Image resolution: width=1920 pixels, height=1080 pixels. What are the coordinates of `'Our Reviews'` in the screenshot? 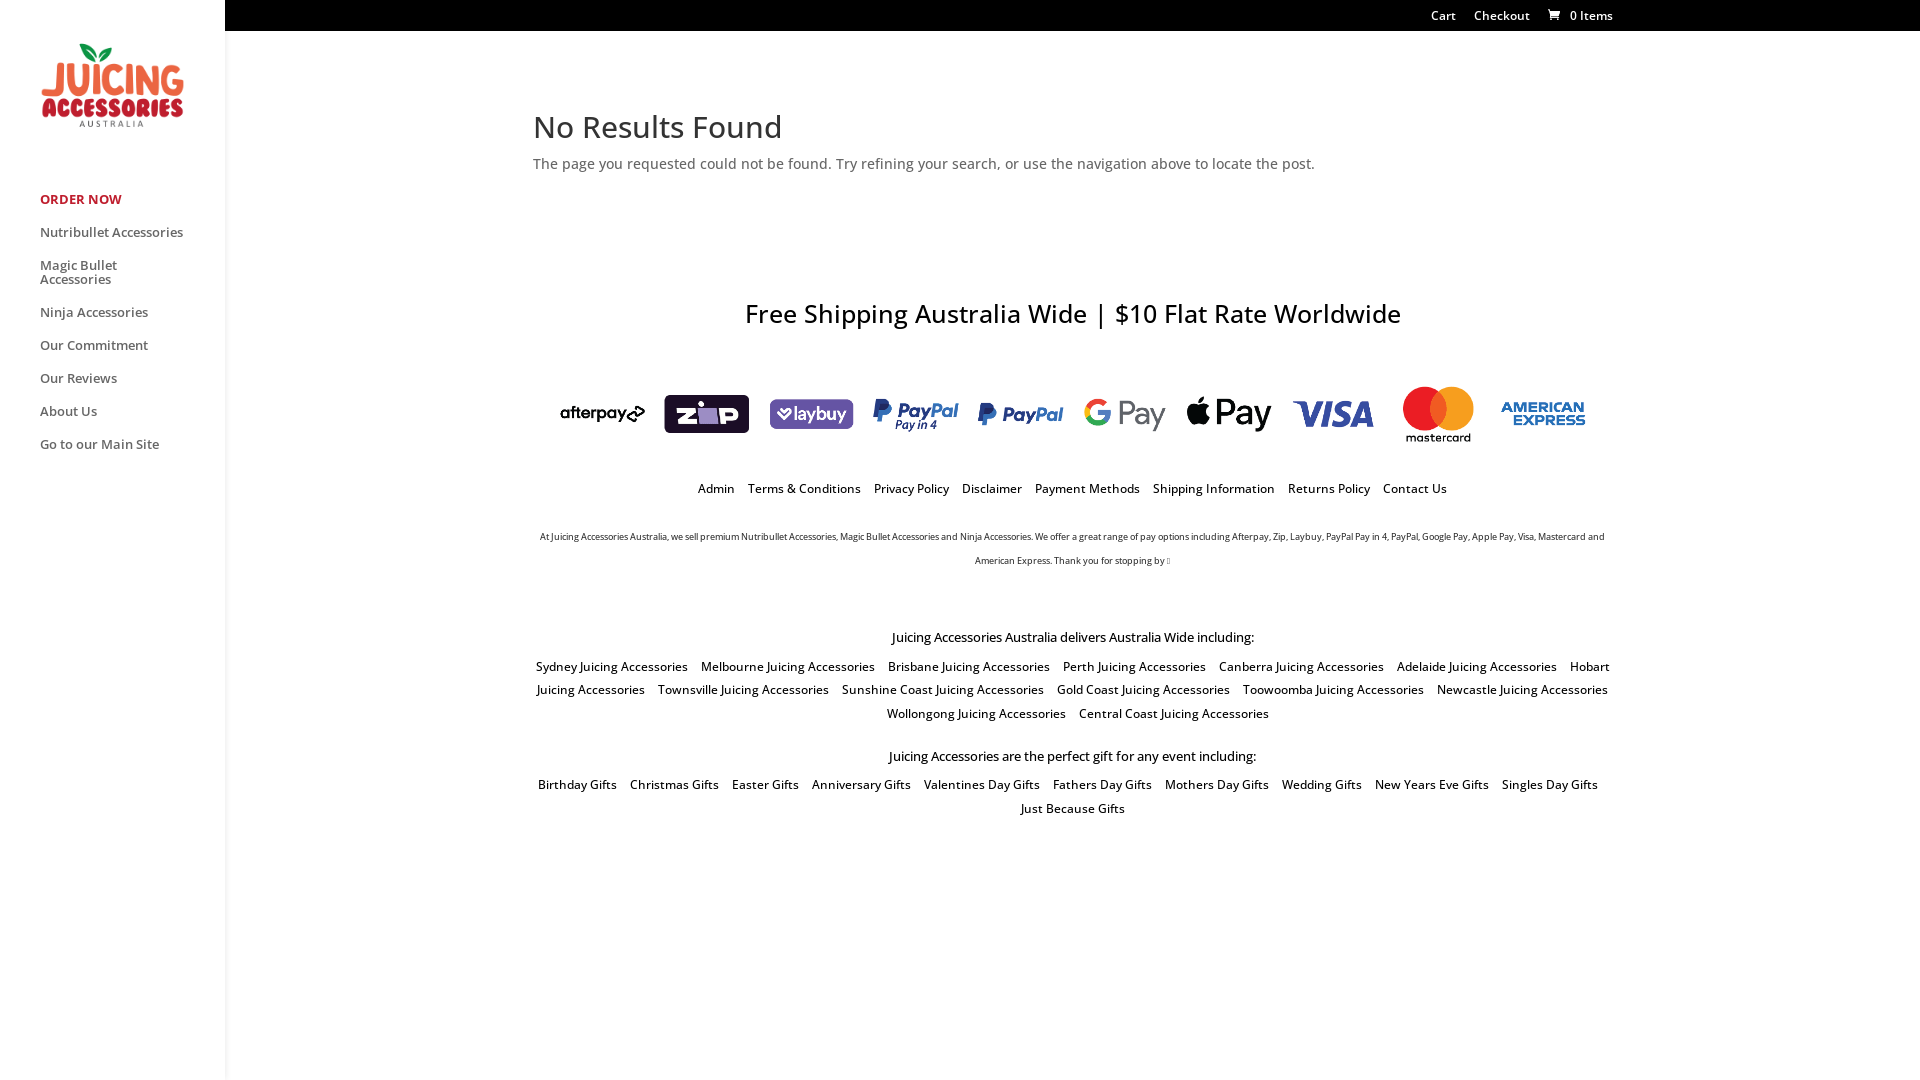 It's located at (131, 387).